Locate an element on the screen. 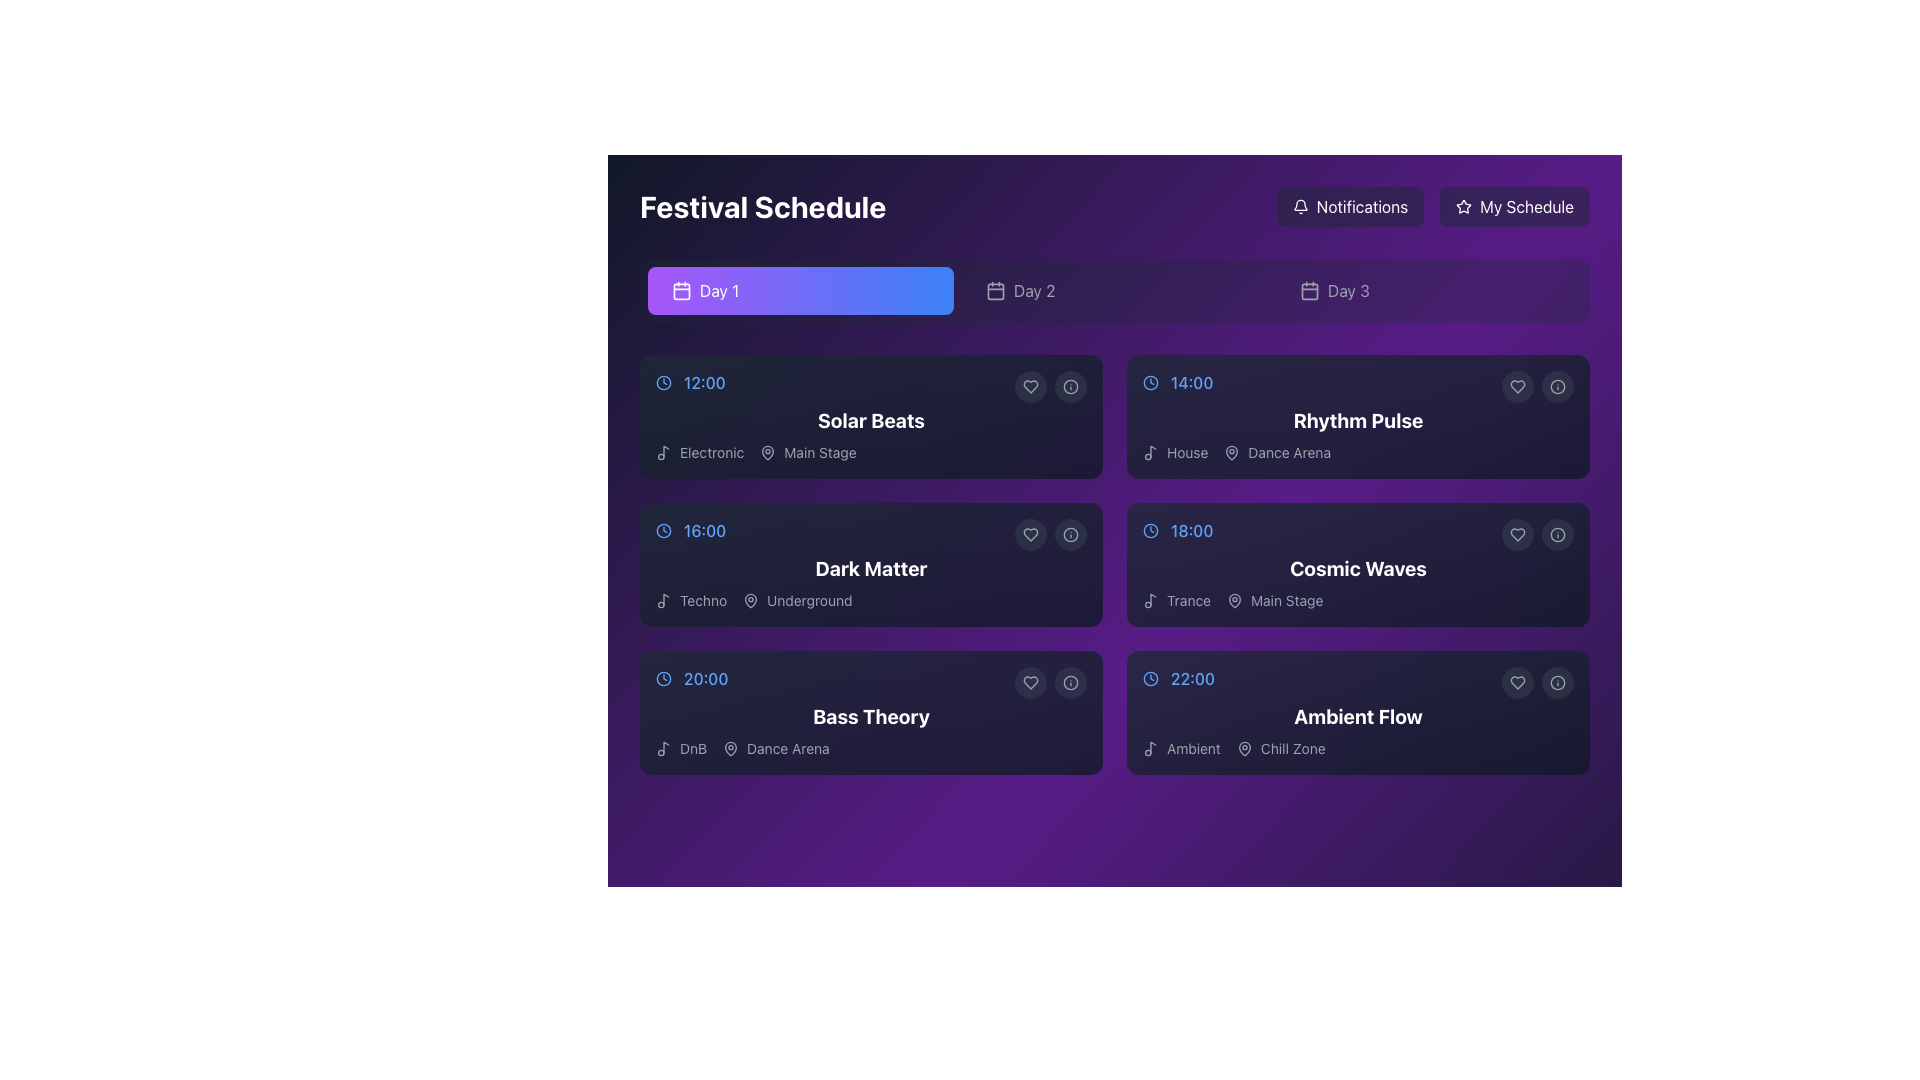  the text label indicating the music genre for the 'Rhythm Pulse' event at 14:00 in the Dance Arena, positioned below the time and title, adjacent to the music note icon is located at coordinates (1187, 452).